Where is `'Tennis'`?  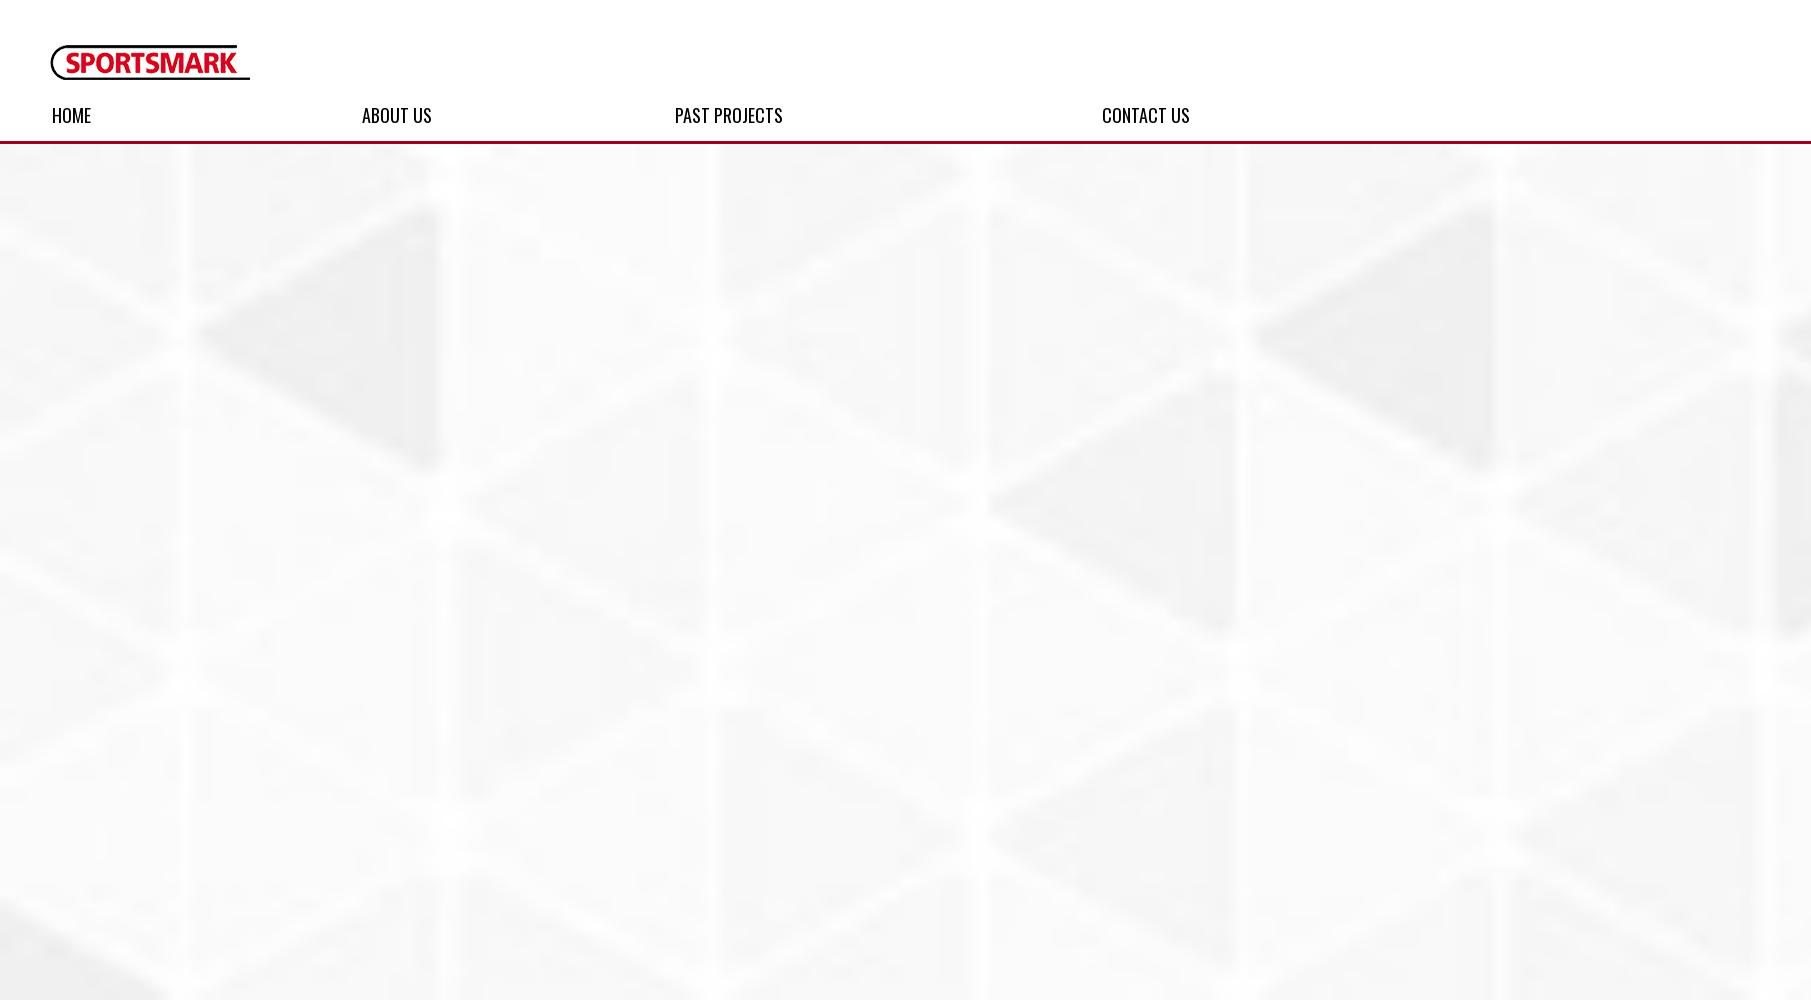
'Tennis' is located at coordinates (156, 829).